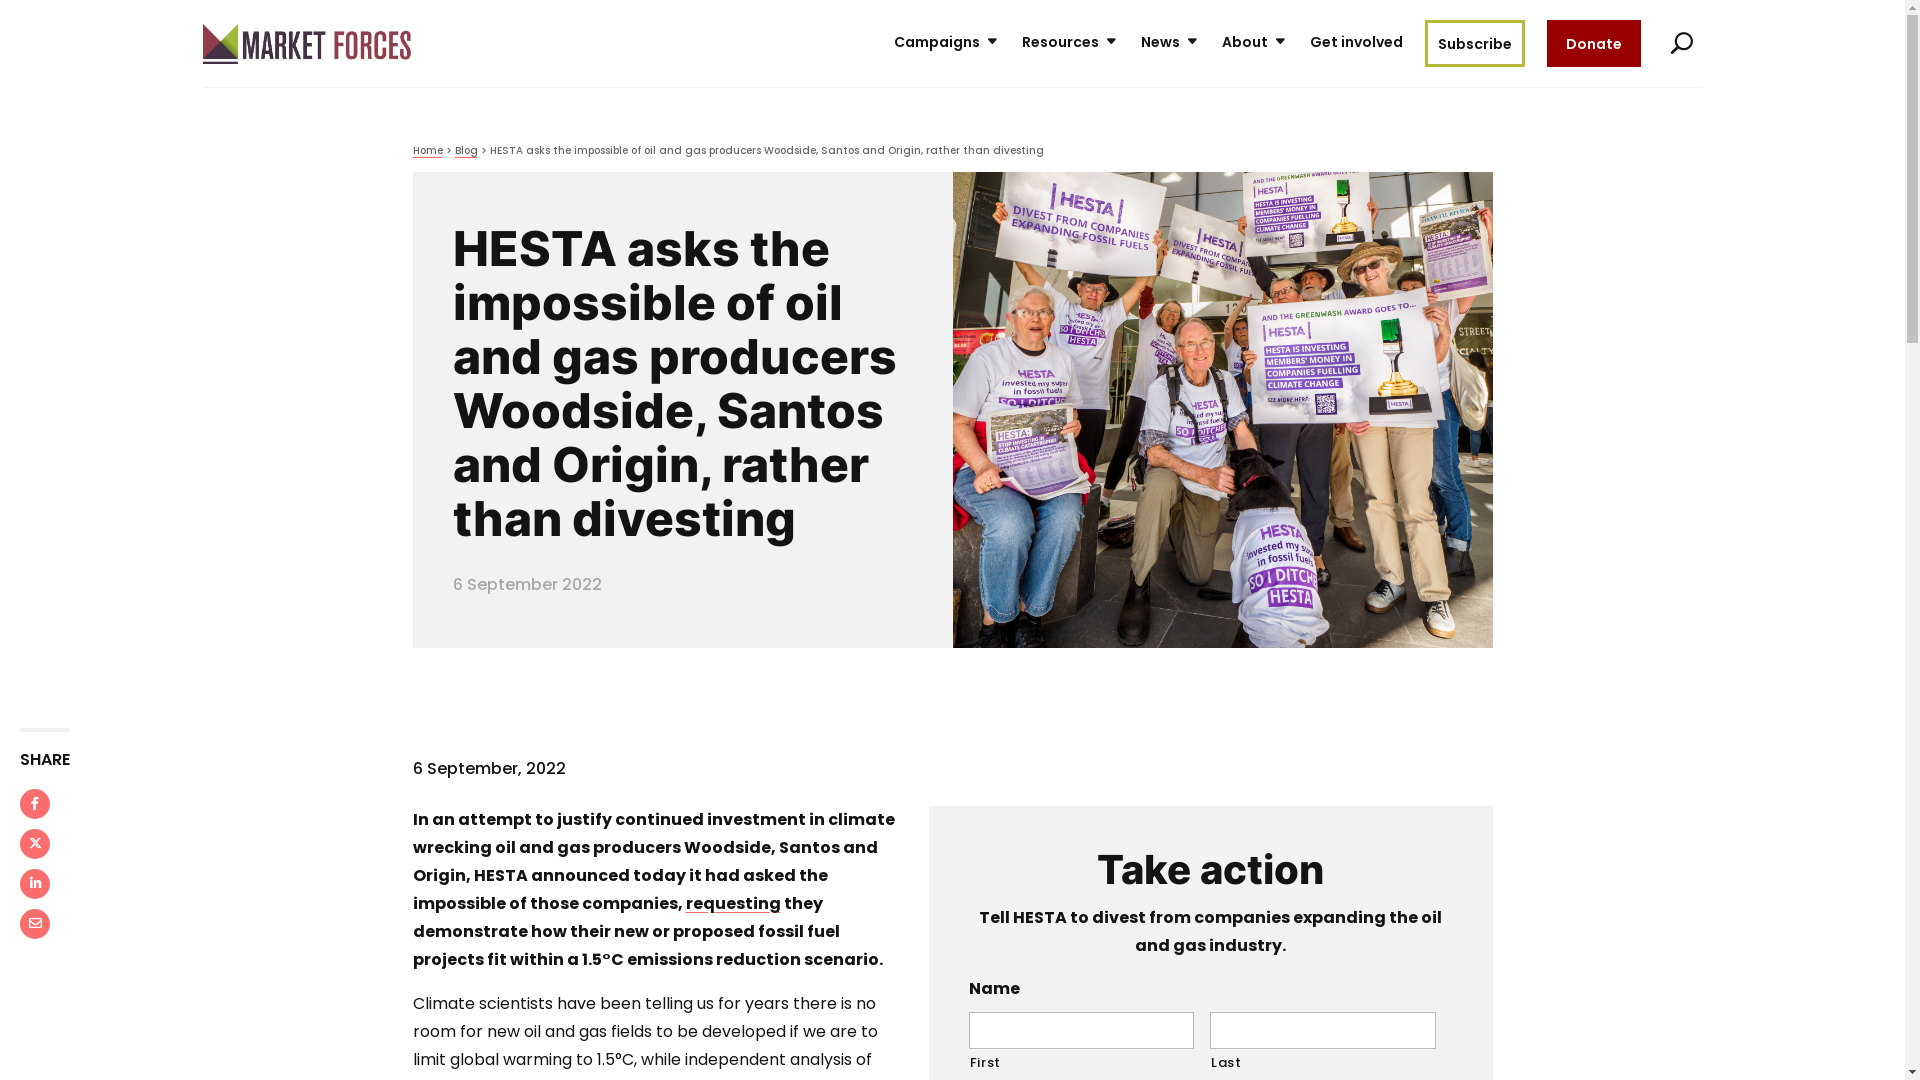 The image size is (1920, 1080). What do you see at coordinates (945, 43) in the screenshot?
I see `'Campaigns'` at bounding box center [945, 43].